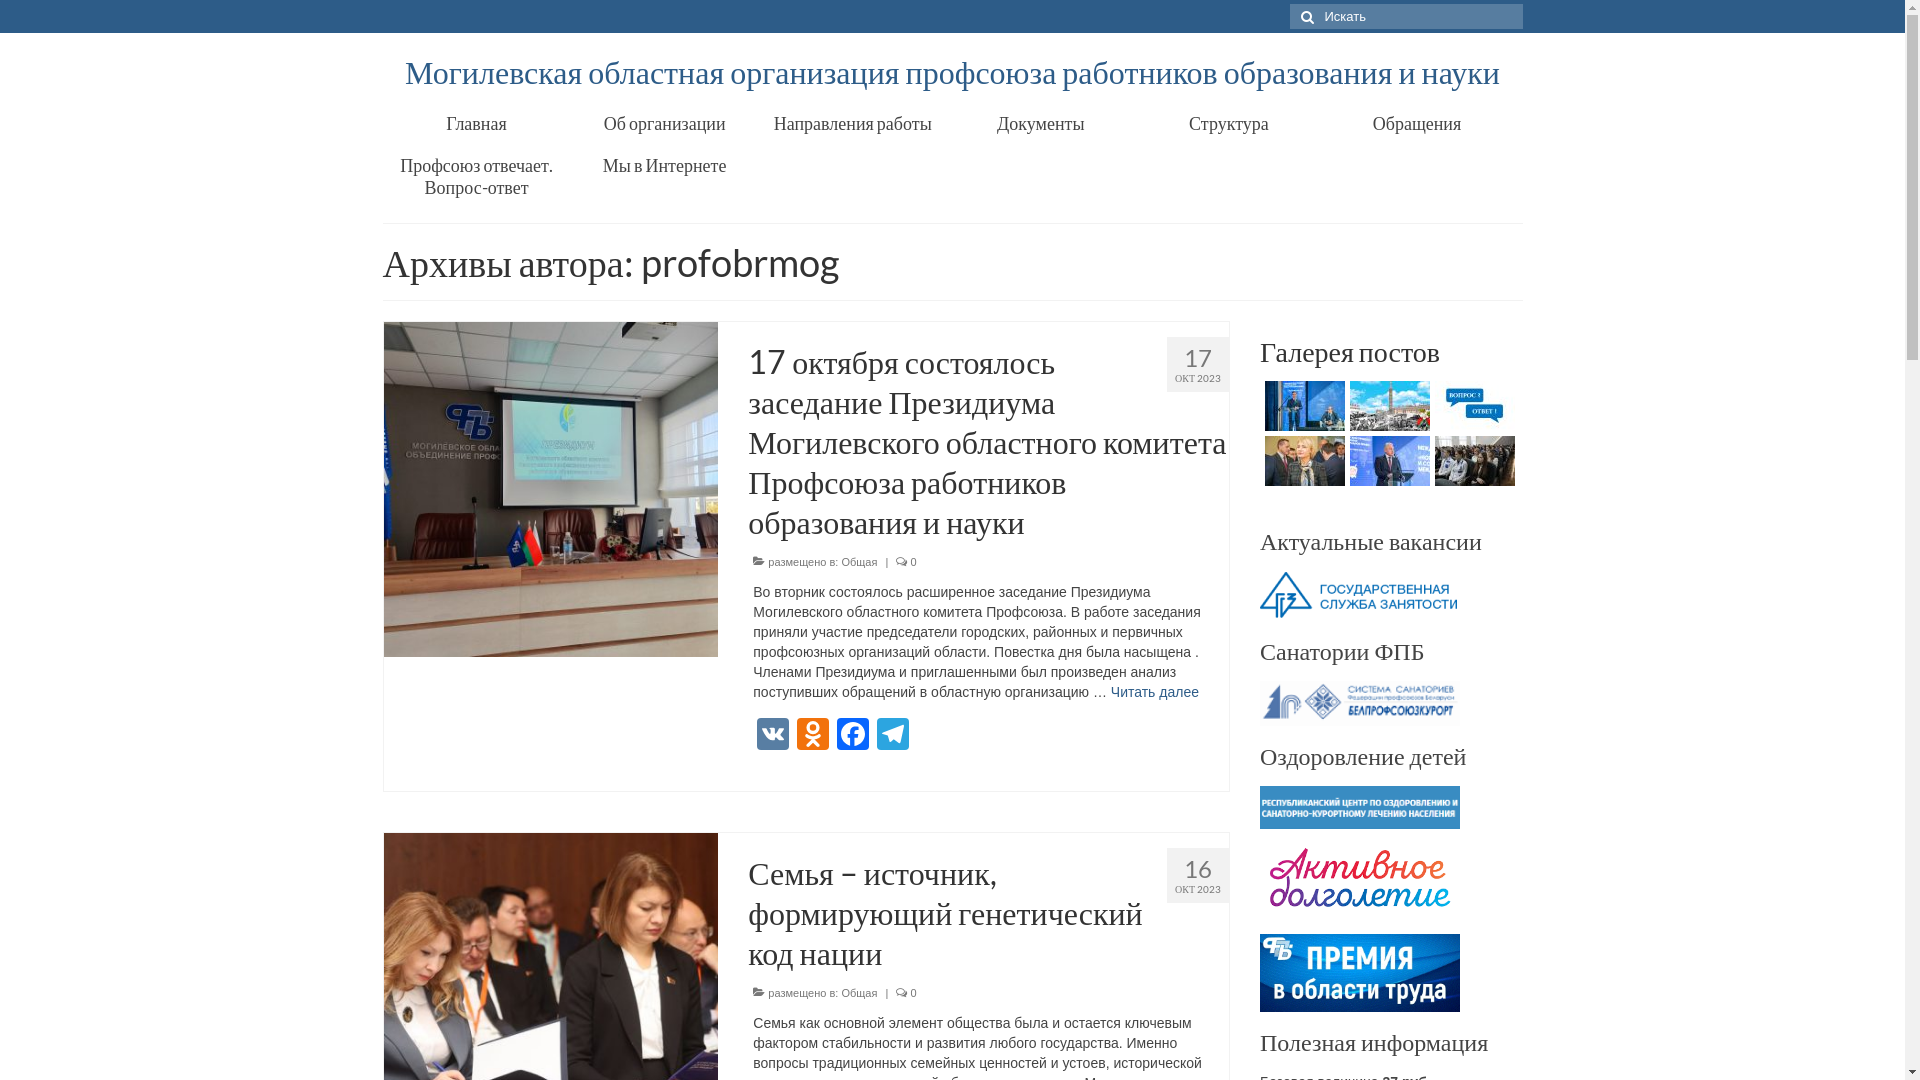  I want to click on 'Facebook', so click(833, 736).